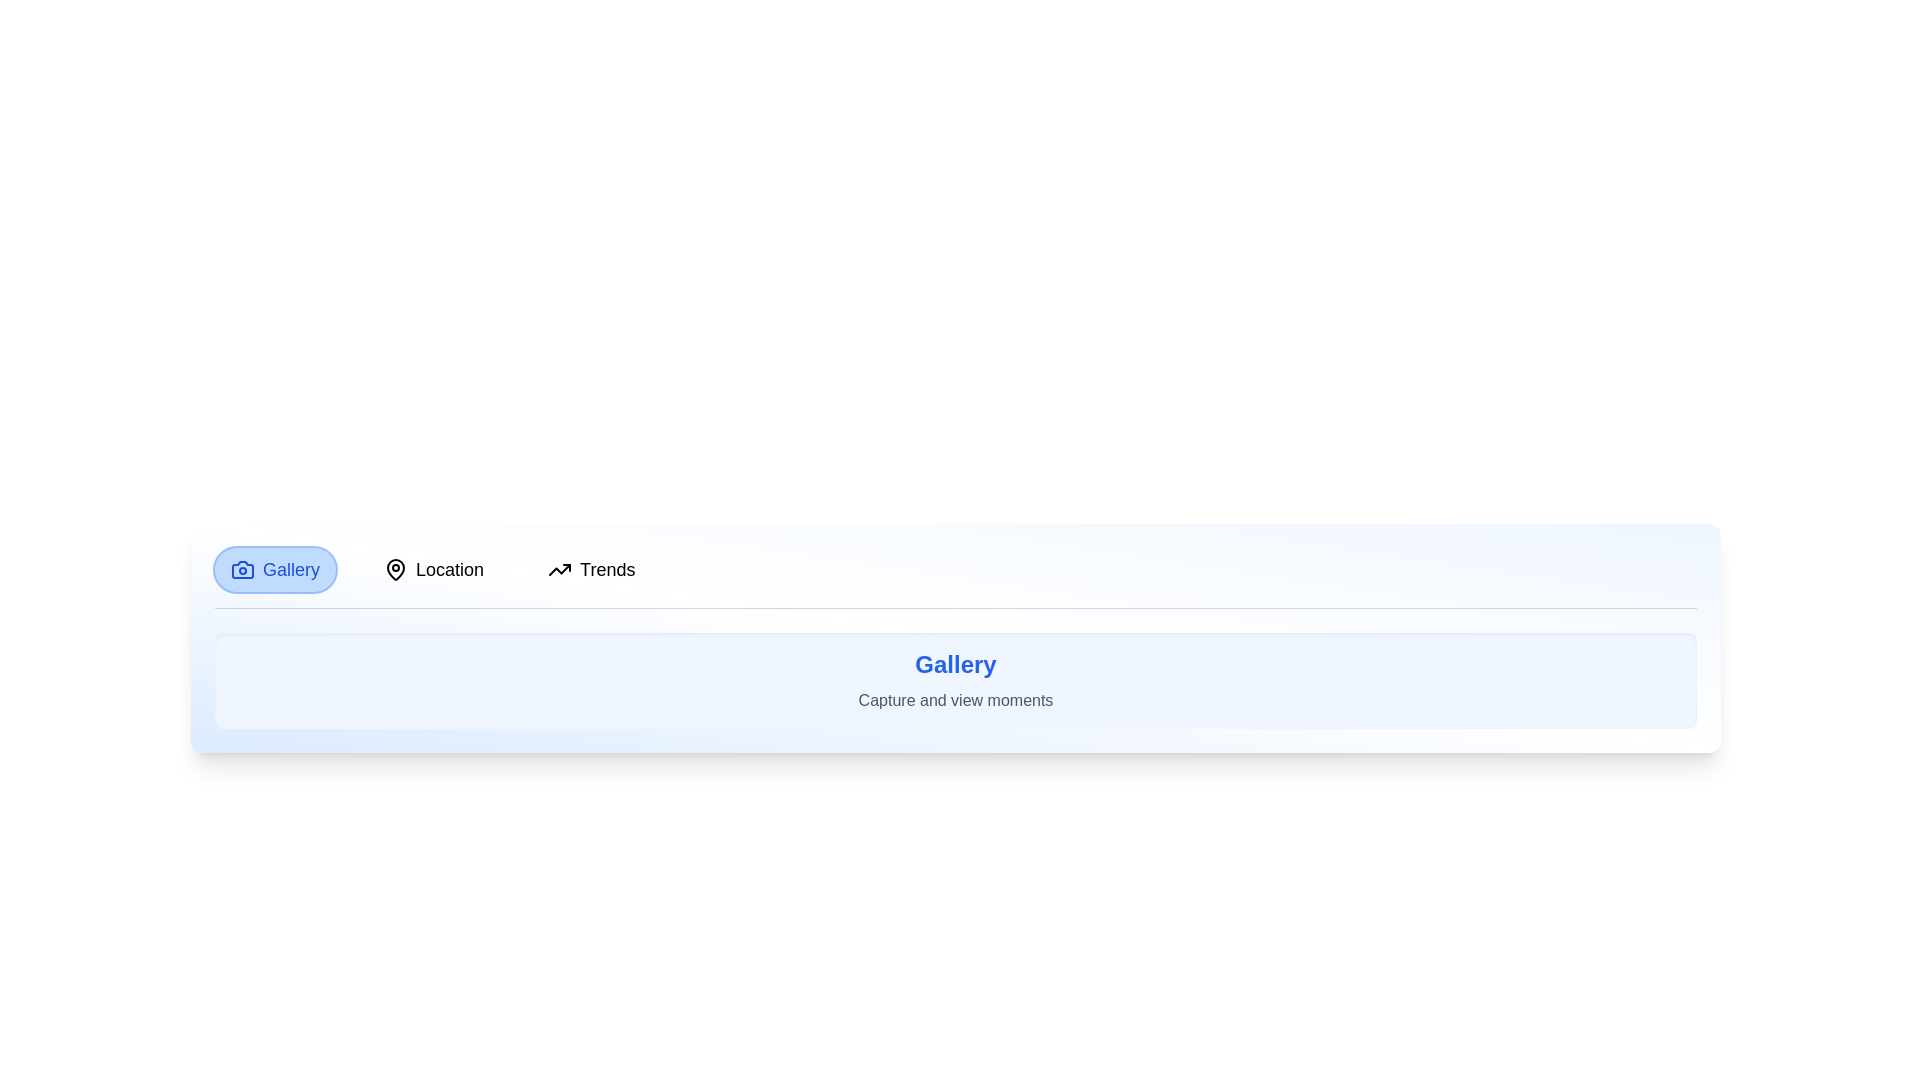 The image size is (1920, 1080). What do you see at coordinates (590, 570) in the screenshot?
I see `the Trends tab to observe the active tab styling changes` at bounding box center [590, 570].